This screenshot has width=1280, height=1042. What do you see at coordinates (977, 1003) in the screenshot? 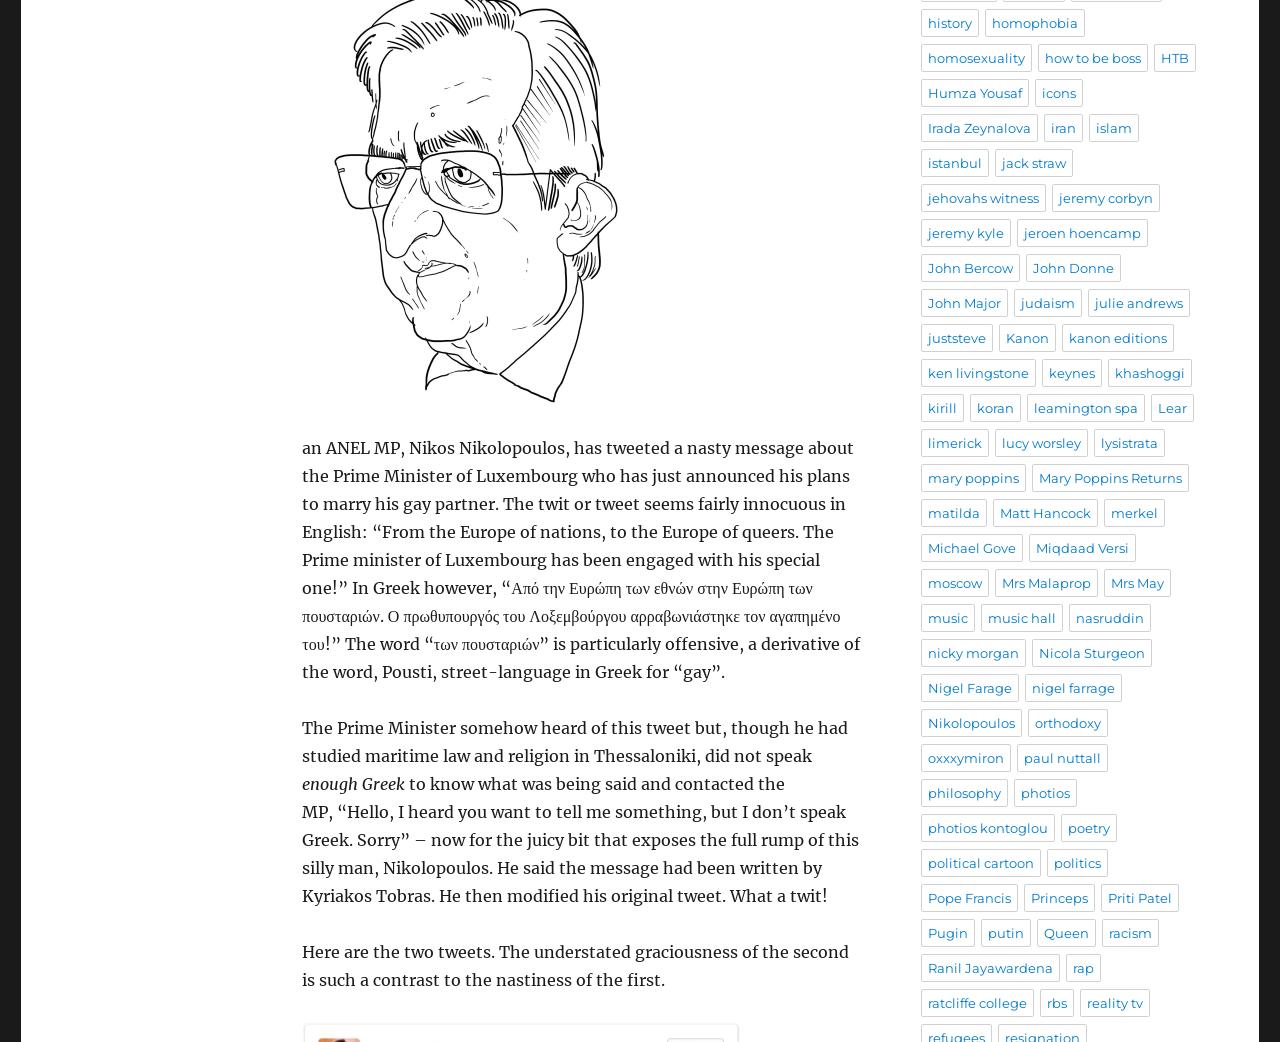
I see `'ratcliffe college'` at bounding box center [977, 1003].